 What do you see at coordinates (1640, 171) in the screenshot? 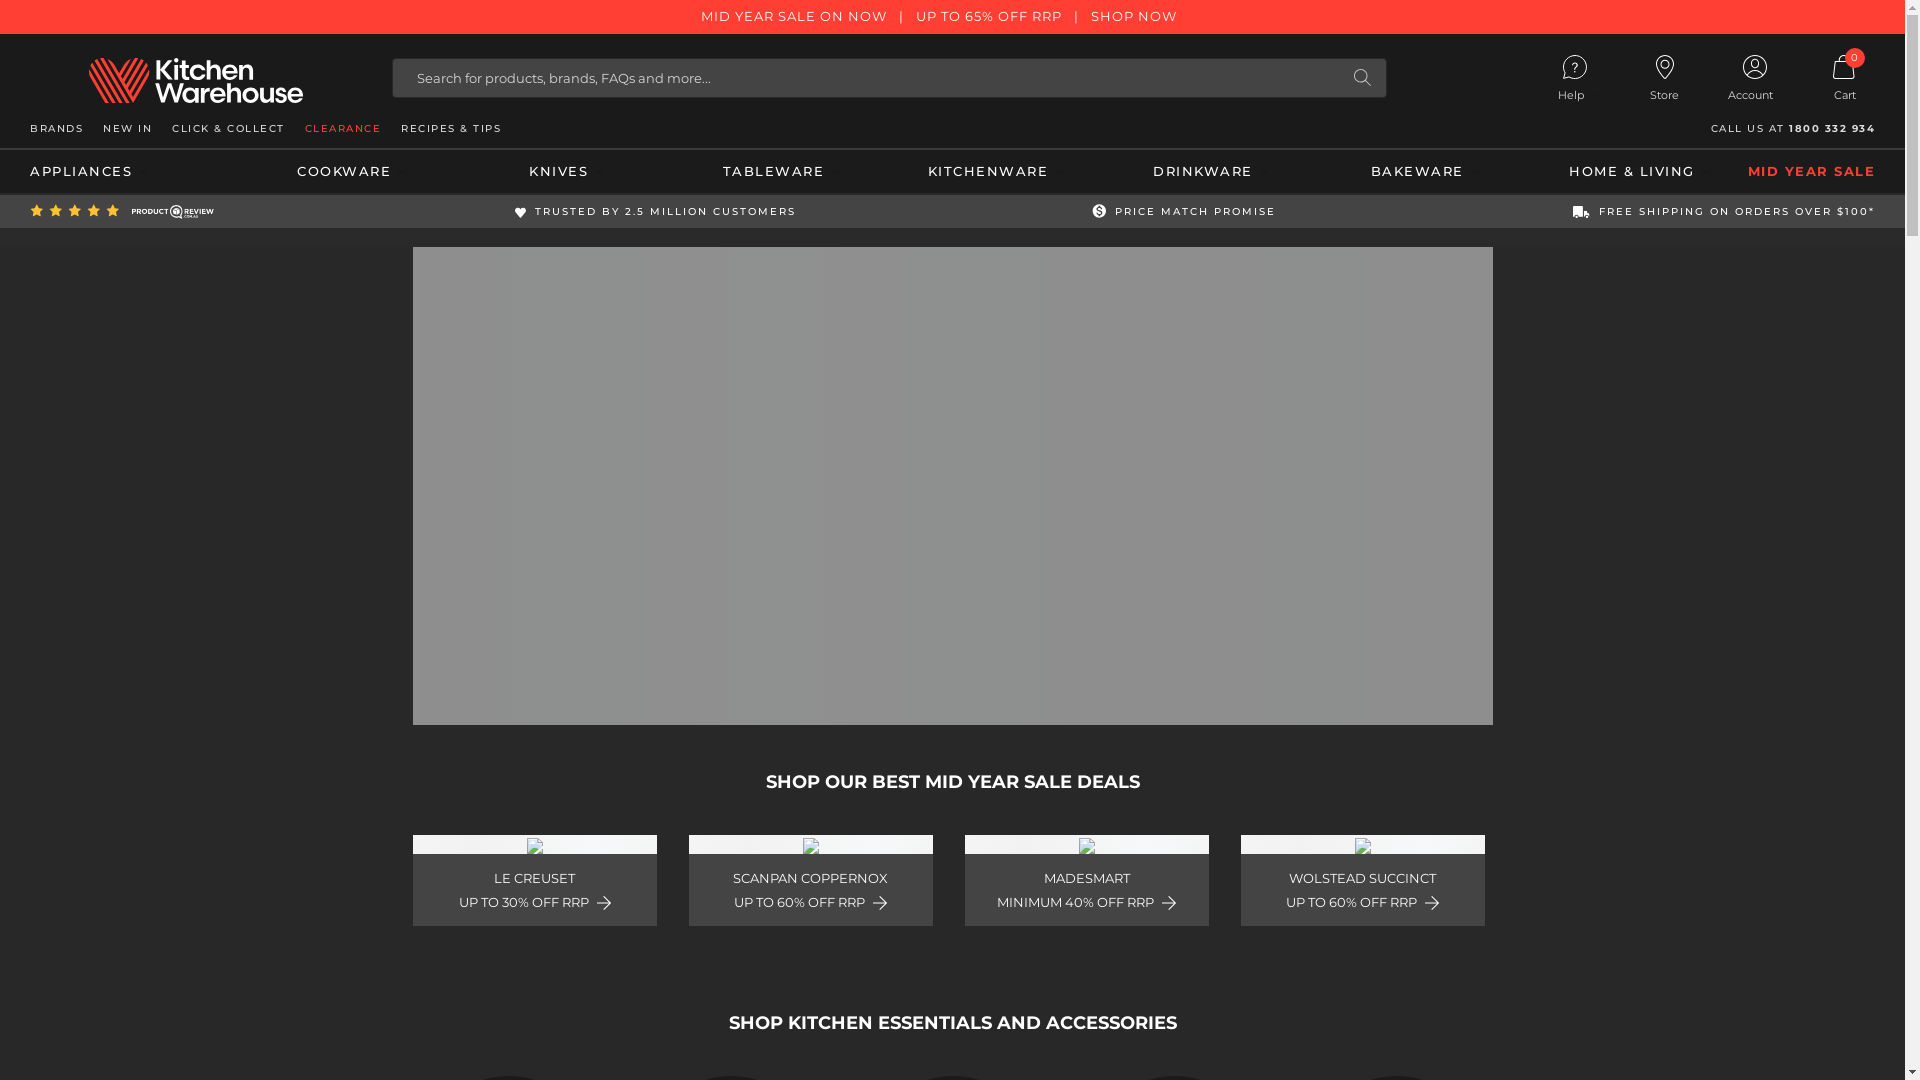
I see `'HOME & LIVING'` at bounding box center [1640, 171].